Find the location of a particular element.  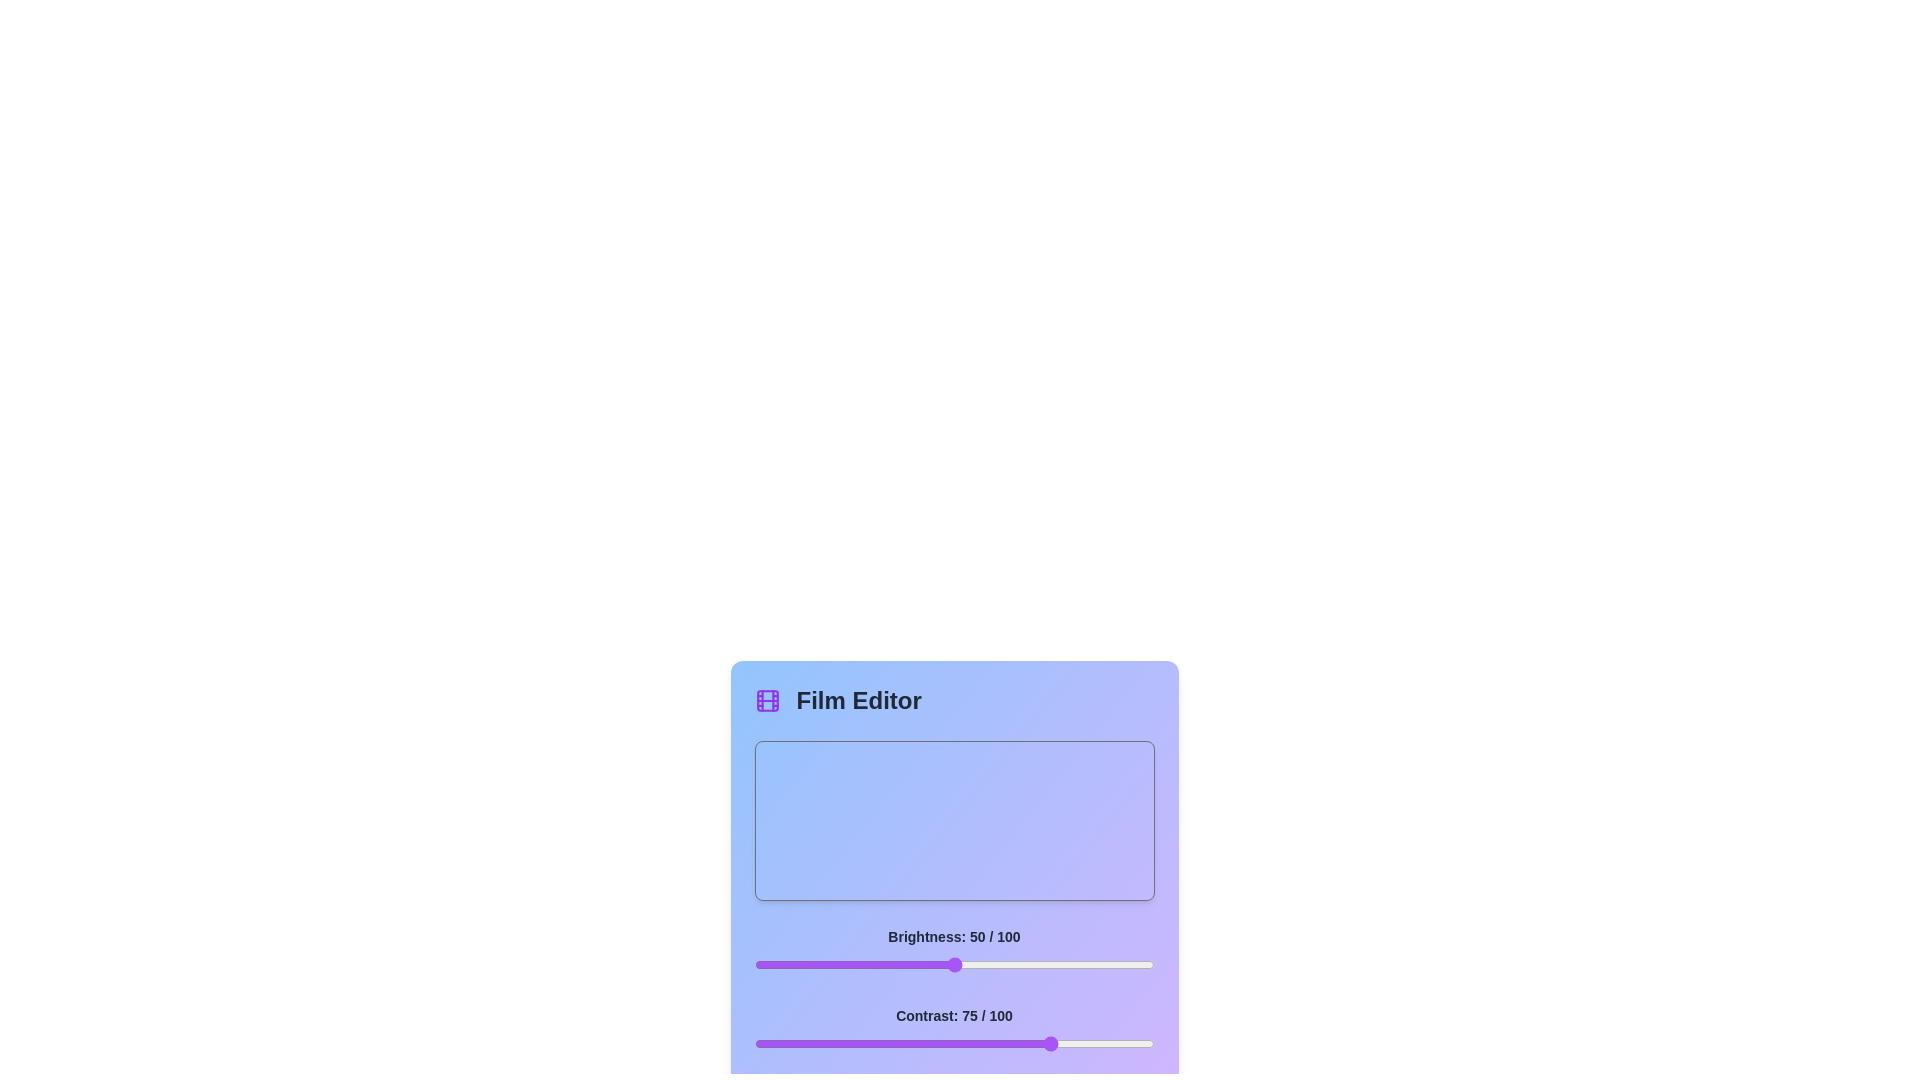

the brightness slider to 90 percent is located at coordinates (1113, 963).